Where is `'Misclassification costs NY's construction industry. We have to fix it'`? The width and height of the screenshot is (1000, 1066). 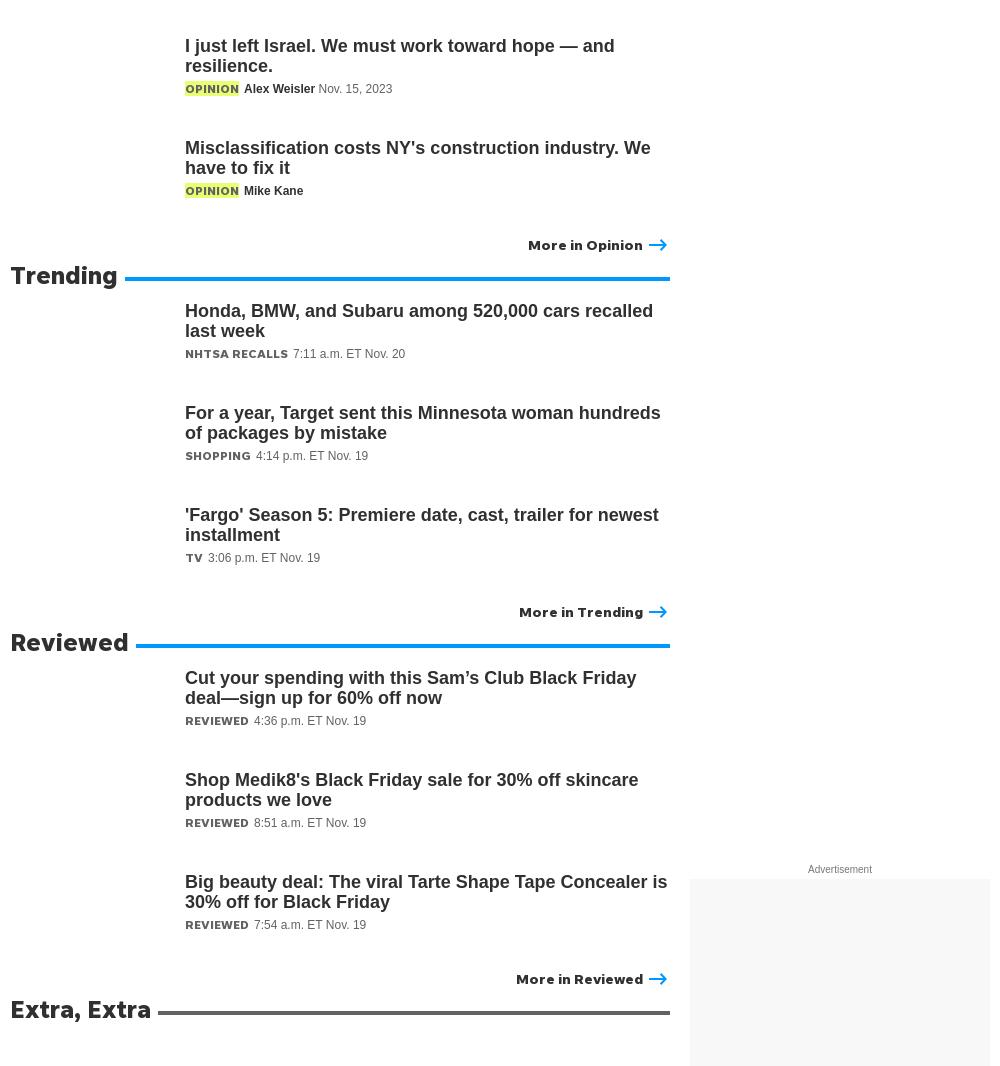 'Misclassification costs NY's construction industry. We have to fix it' is located at coordinates (417, 156).